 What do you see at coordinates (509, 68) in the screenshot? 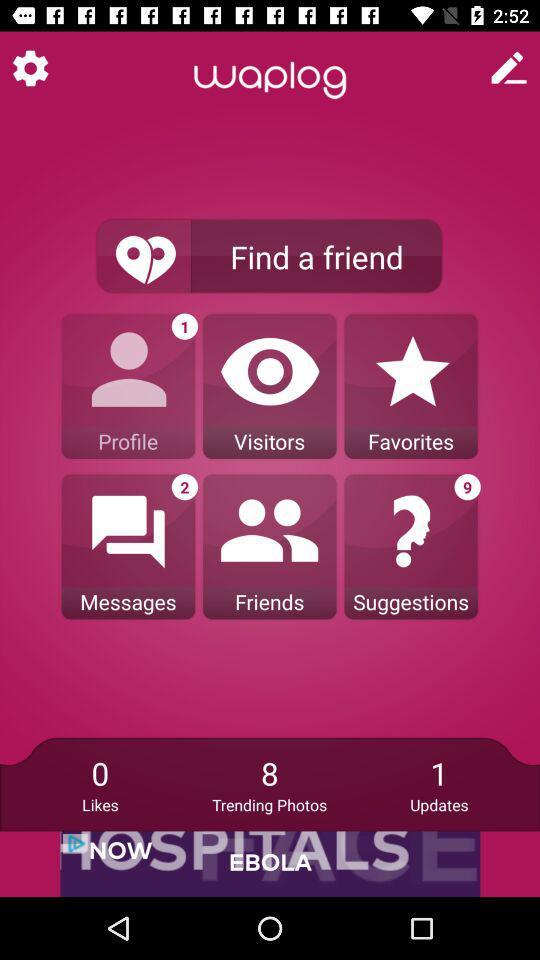
I see `new` at bounding box center [509, 68].